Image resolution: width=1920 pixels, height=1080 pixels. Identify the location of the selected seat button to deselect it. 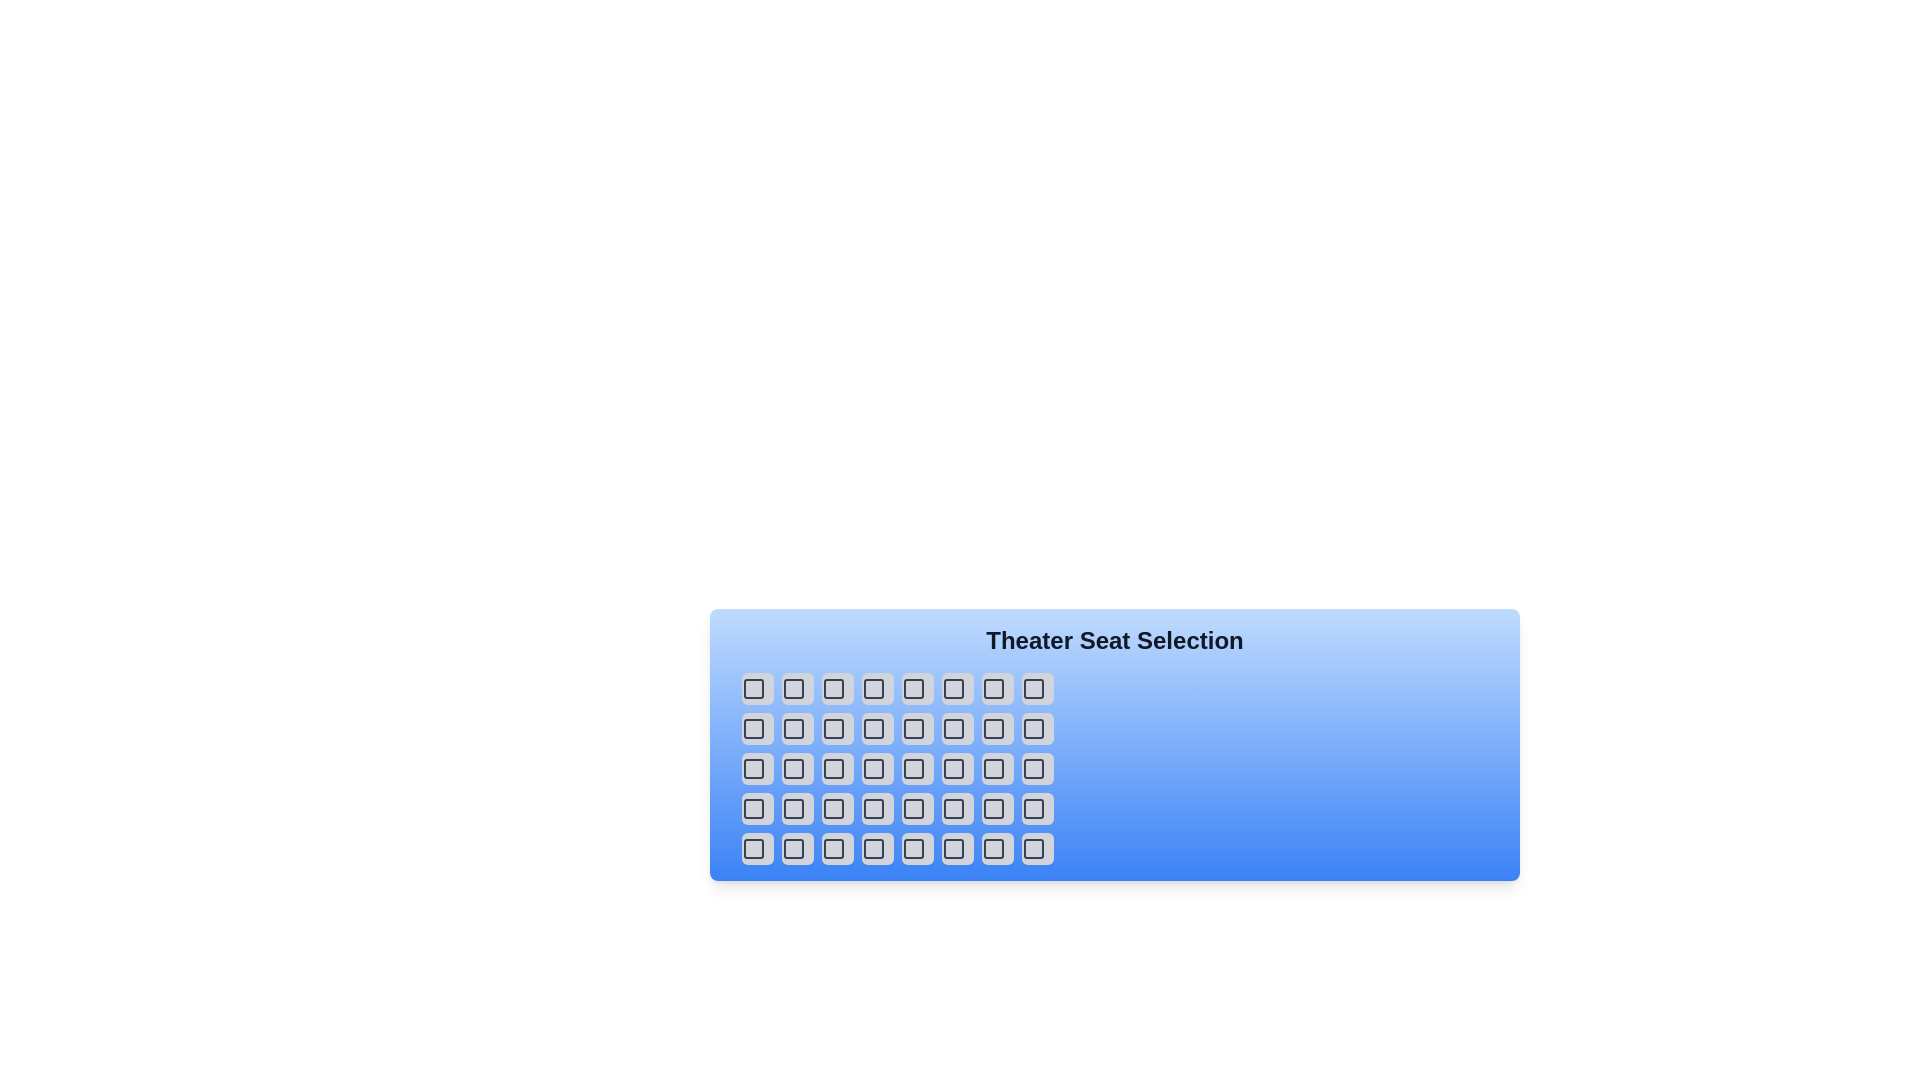
(757, 688).